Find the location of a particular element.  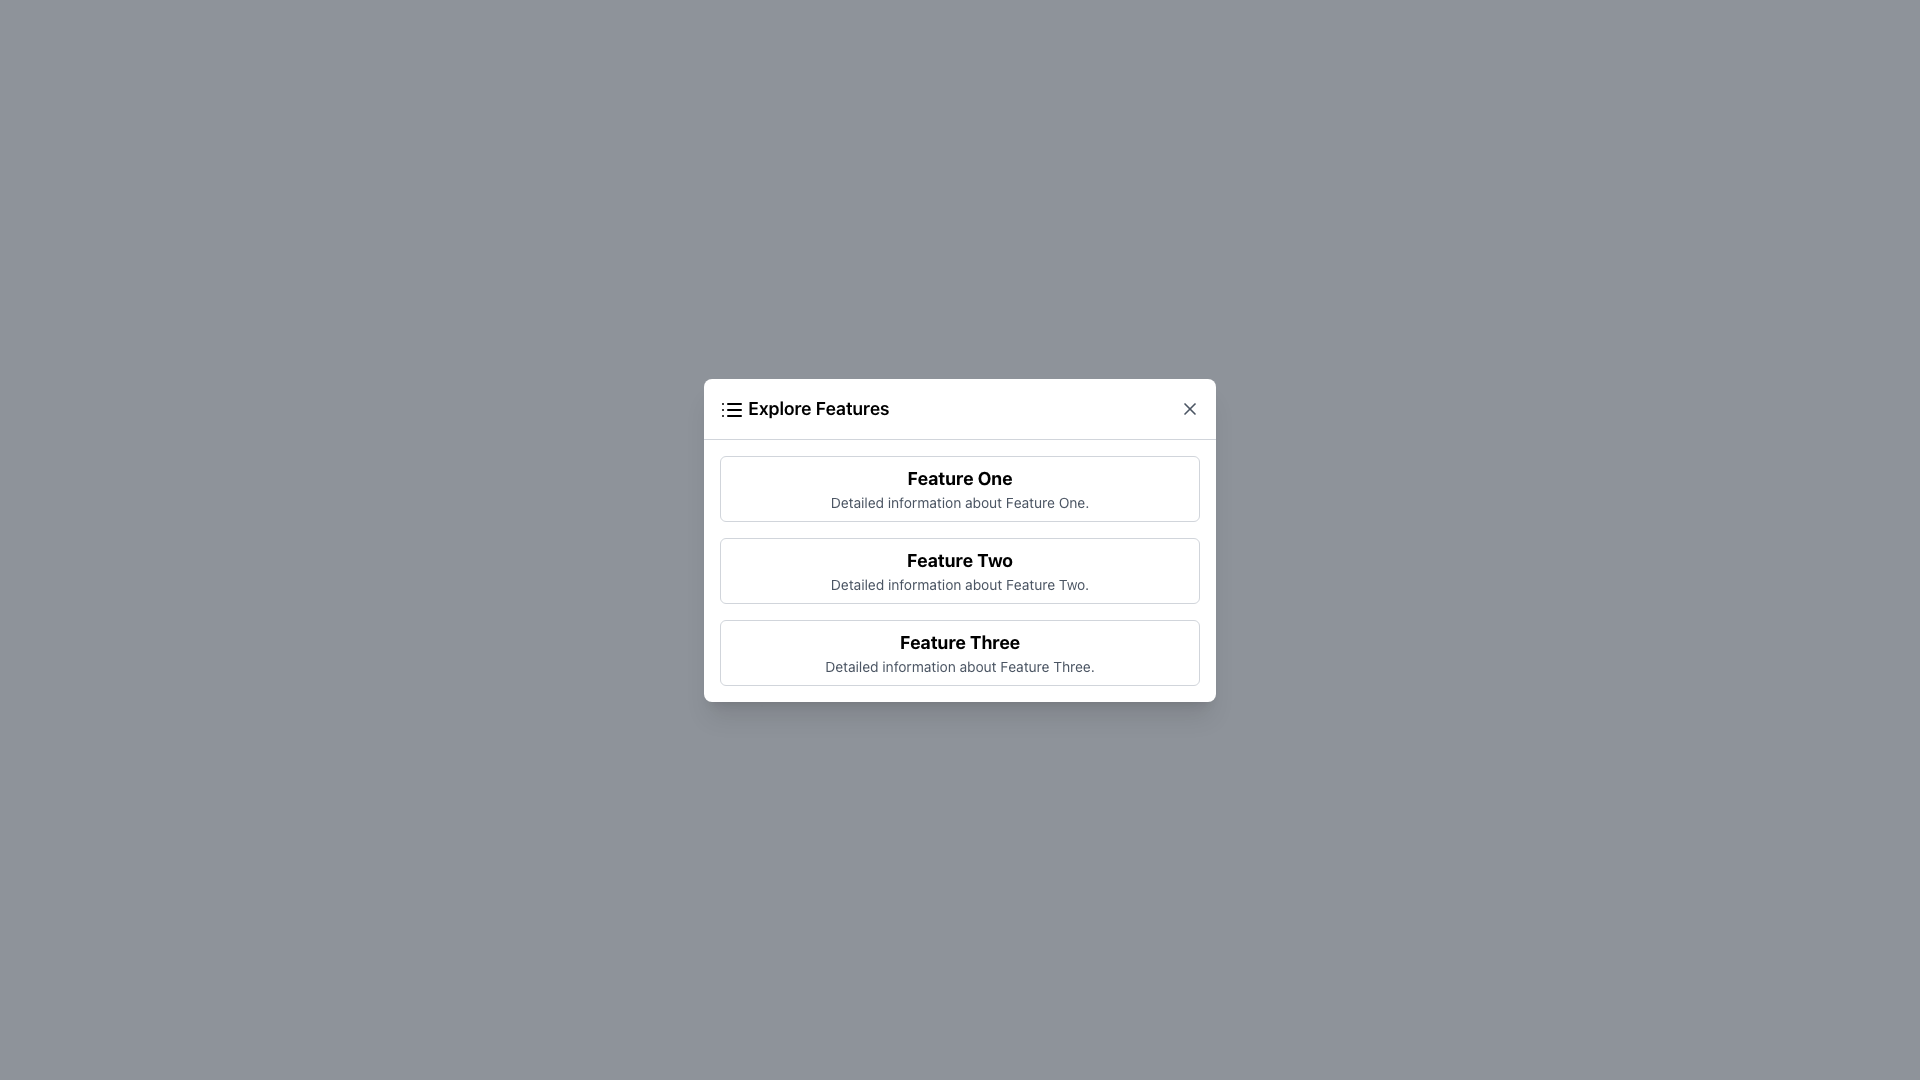

the first clickable panel summarizing 'Feature One' in the 'Explore Features' popup modal is located at coordinates (960, 488).